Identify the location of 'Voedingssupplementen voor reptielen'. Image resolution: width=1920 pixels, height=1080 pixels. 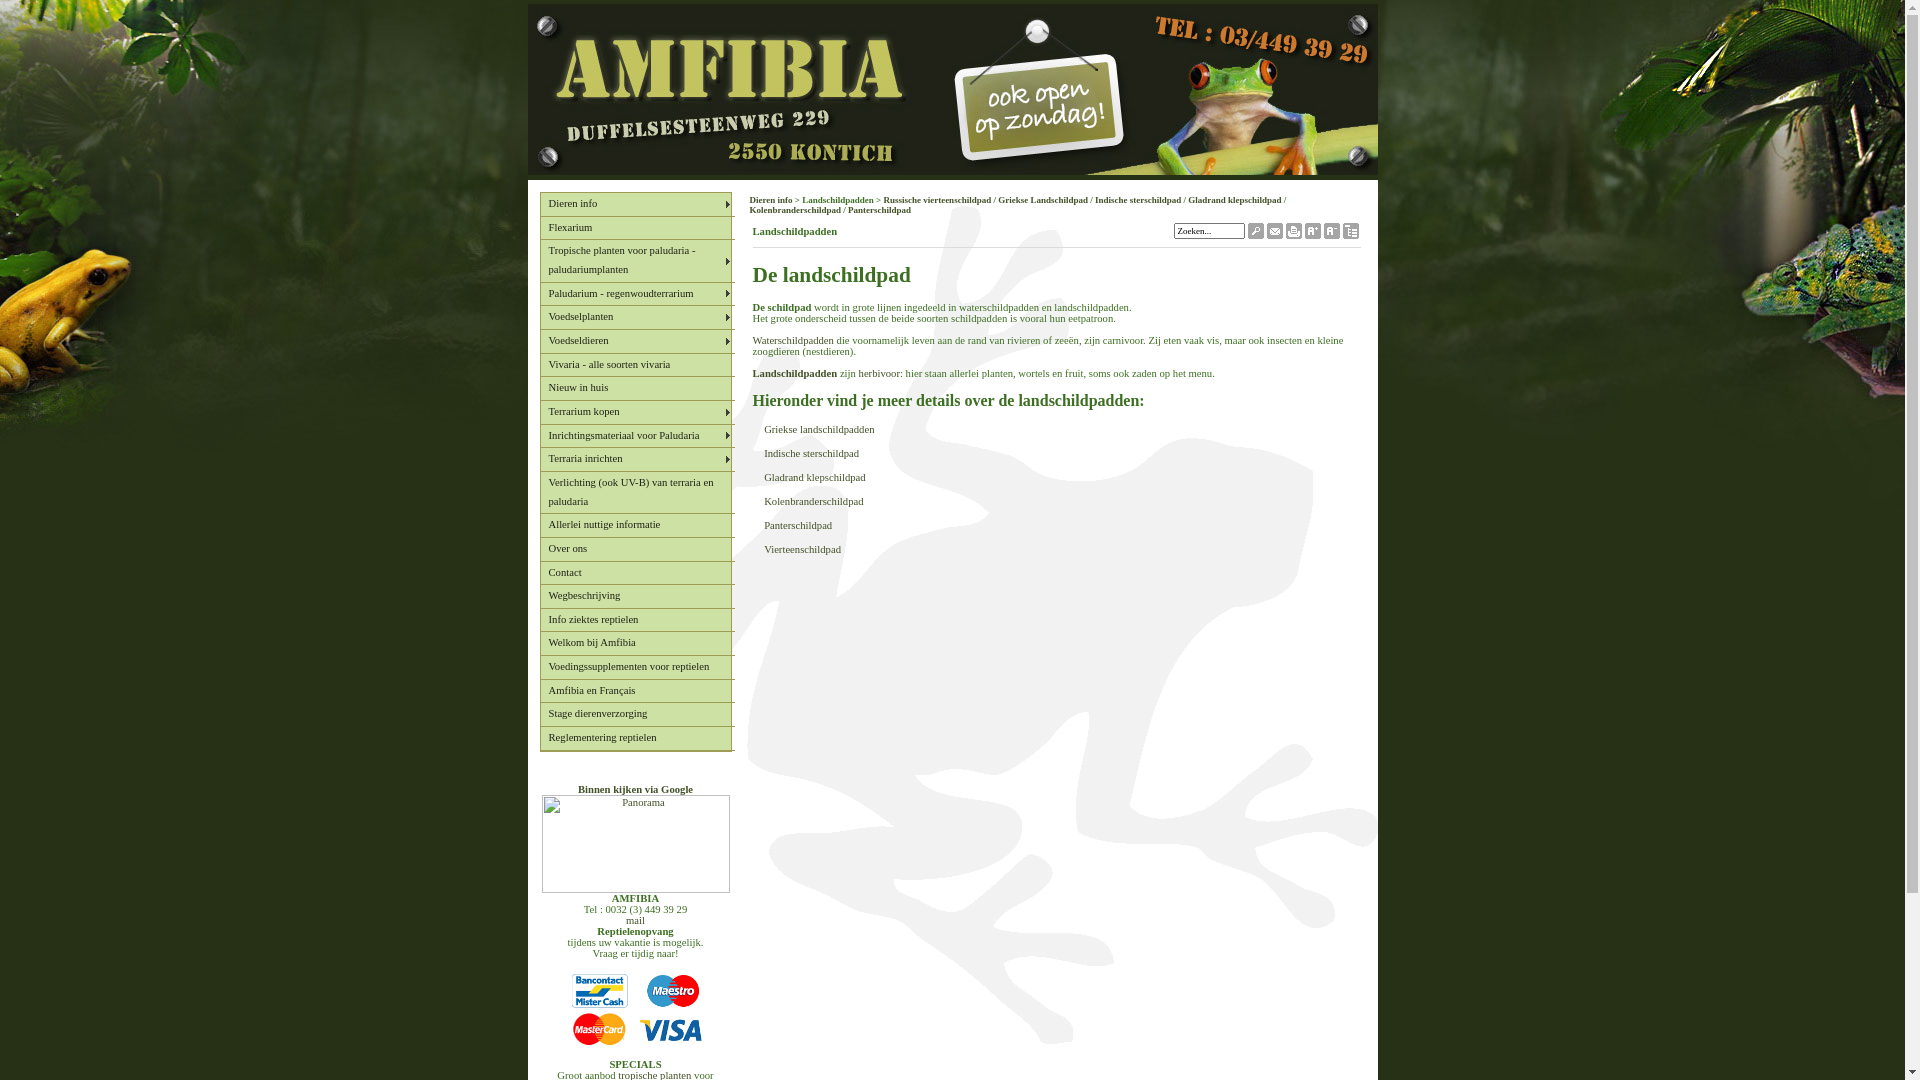
(636, 667).